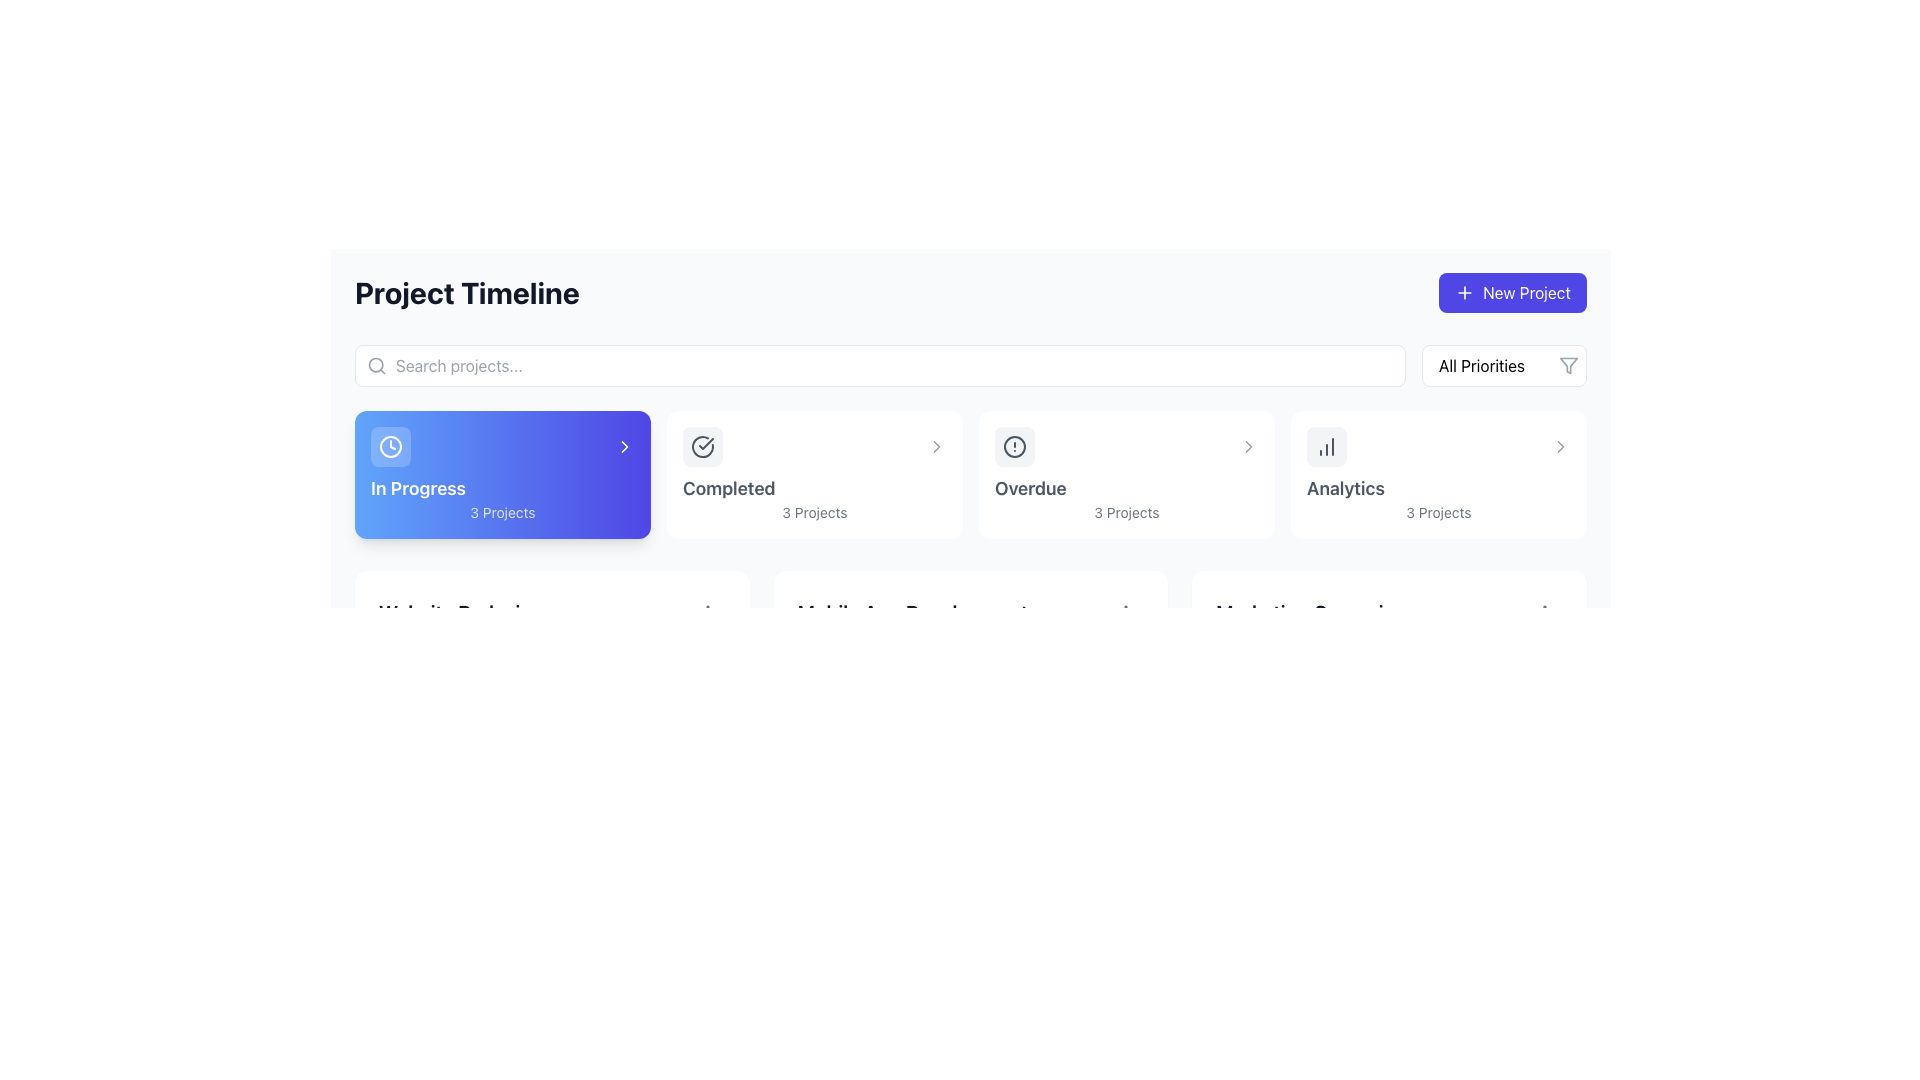  What do you see at coordinates (1126, 612) in the screenshot?
I see `the Ellipsis icon located at the bottom-right of the 'Analytics' section to access related functionalities` at bounding box center [1126, 612].